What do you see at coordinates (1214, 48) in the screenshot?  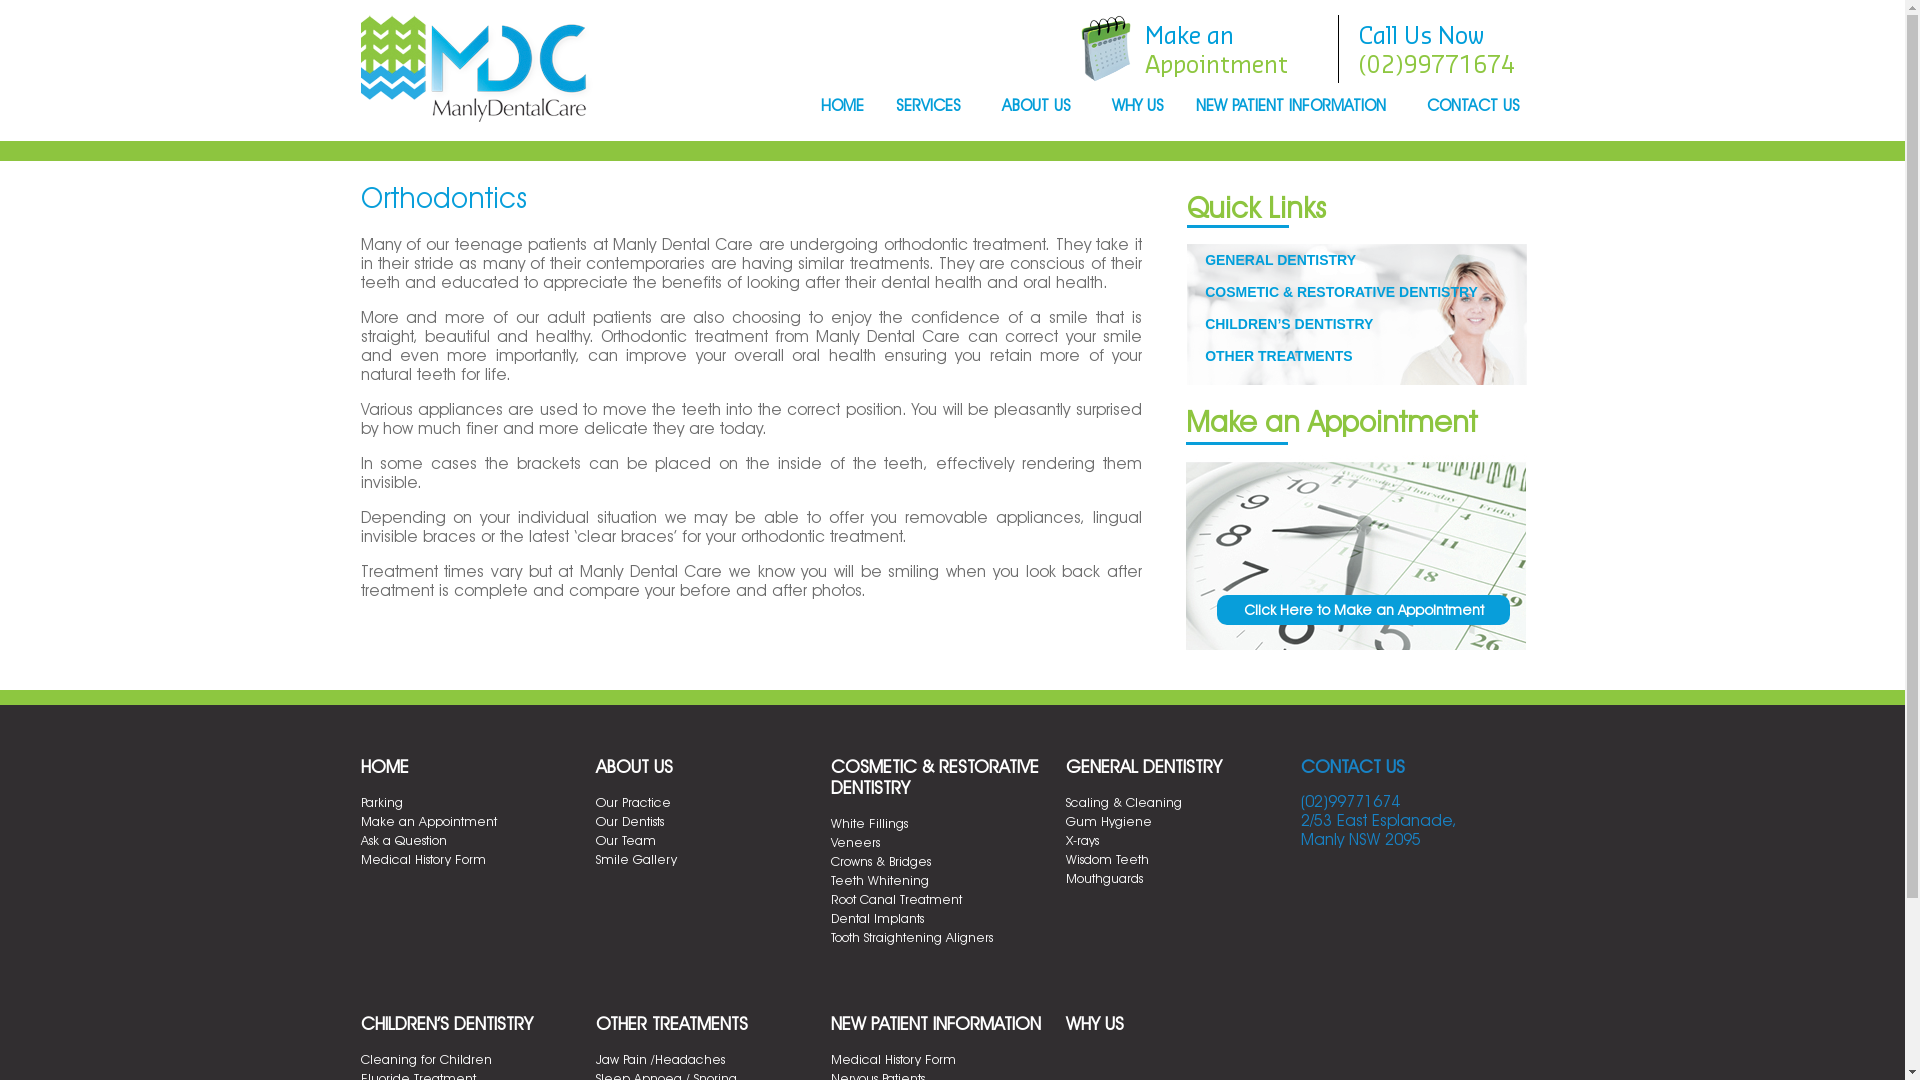 I see `'Make an` at bounding box center [1214, 48].